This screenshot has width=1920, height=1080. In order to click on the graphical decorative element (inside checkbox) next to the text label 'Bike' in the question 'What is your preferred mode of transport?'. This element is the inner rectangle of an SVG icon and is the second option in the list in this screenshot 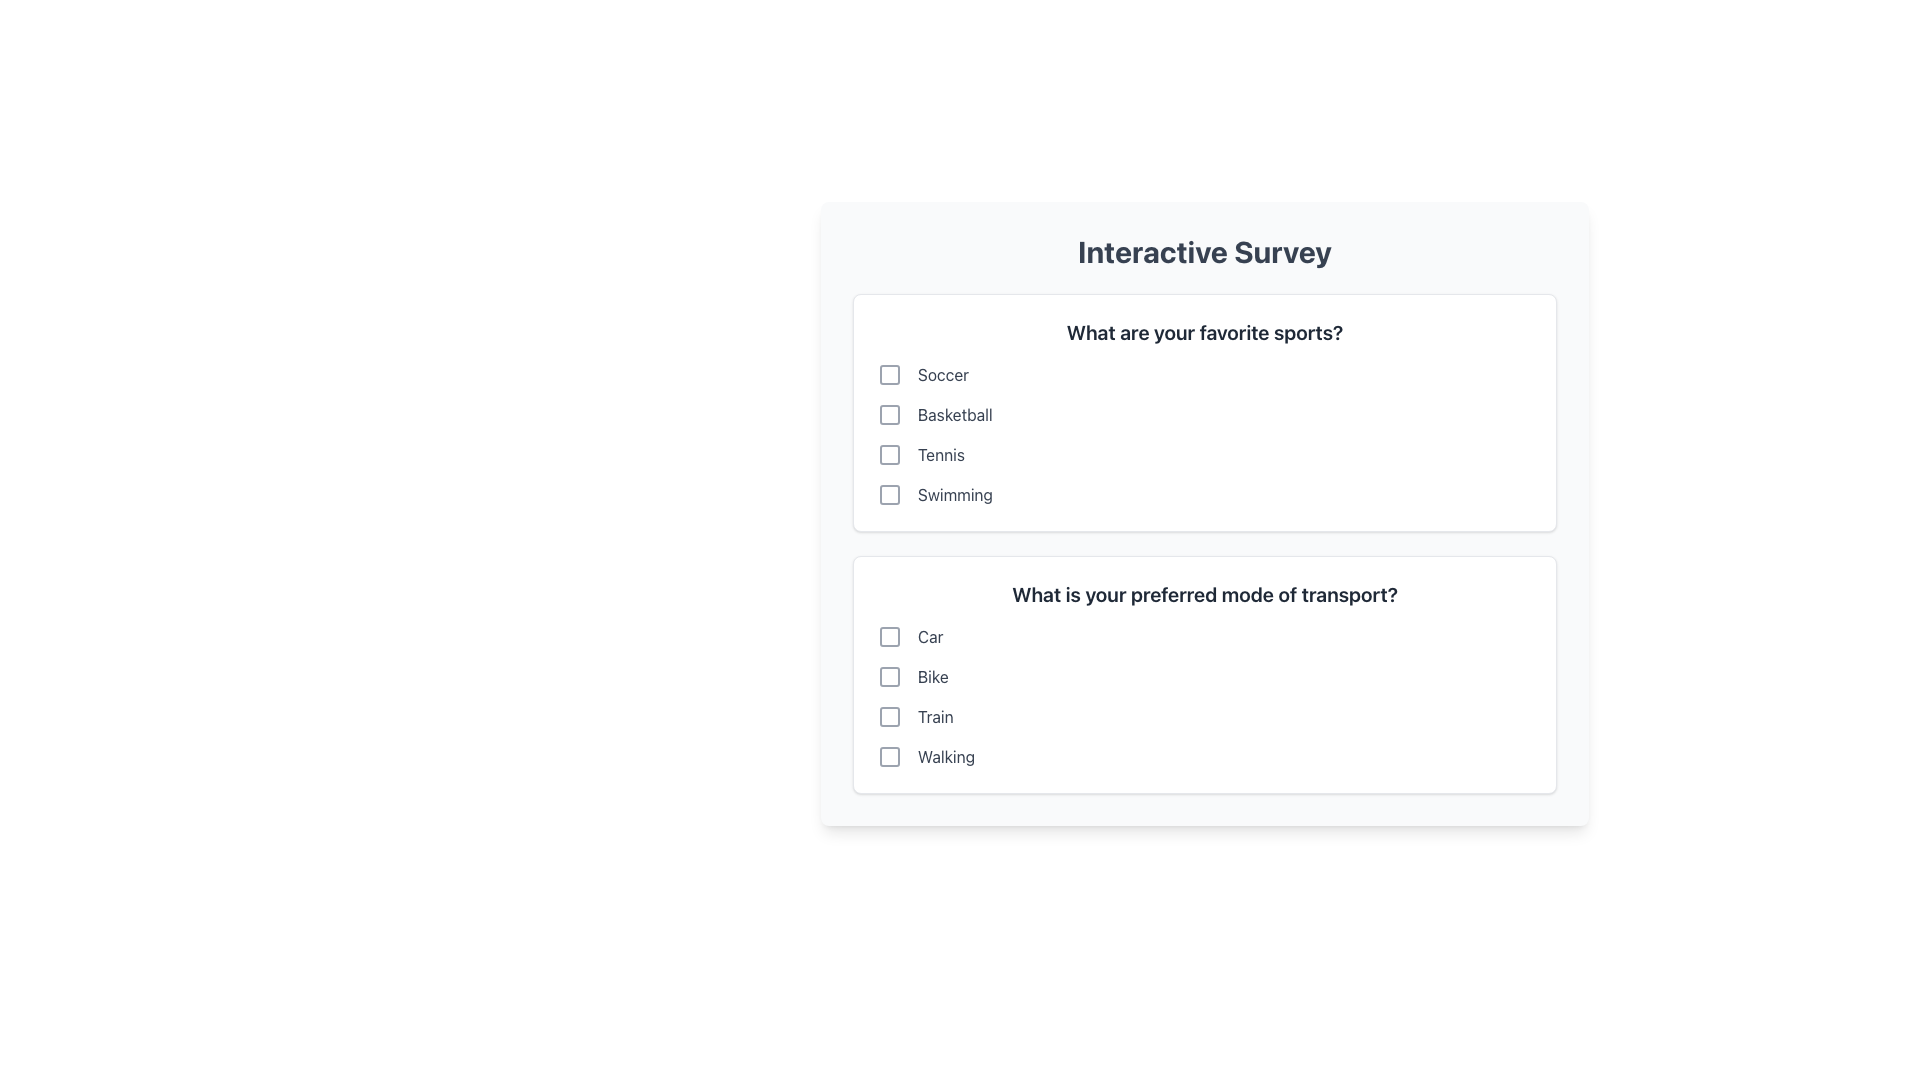, I will do `click(888, 676)`.